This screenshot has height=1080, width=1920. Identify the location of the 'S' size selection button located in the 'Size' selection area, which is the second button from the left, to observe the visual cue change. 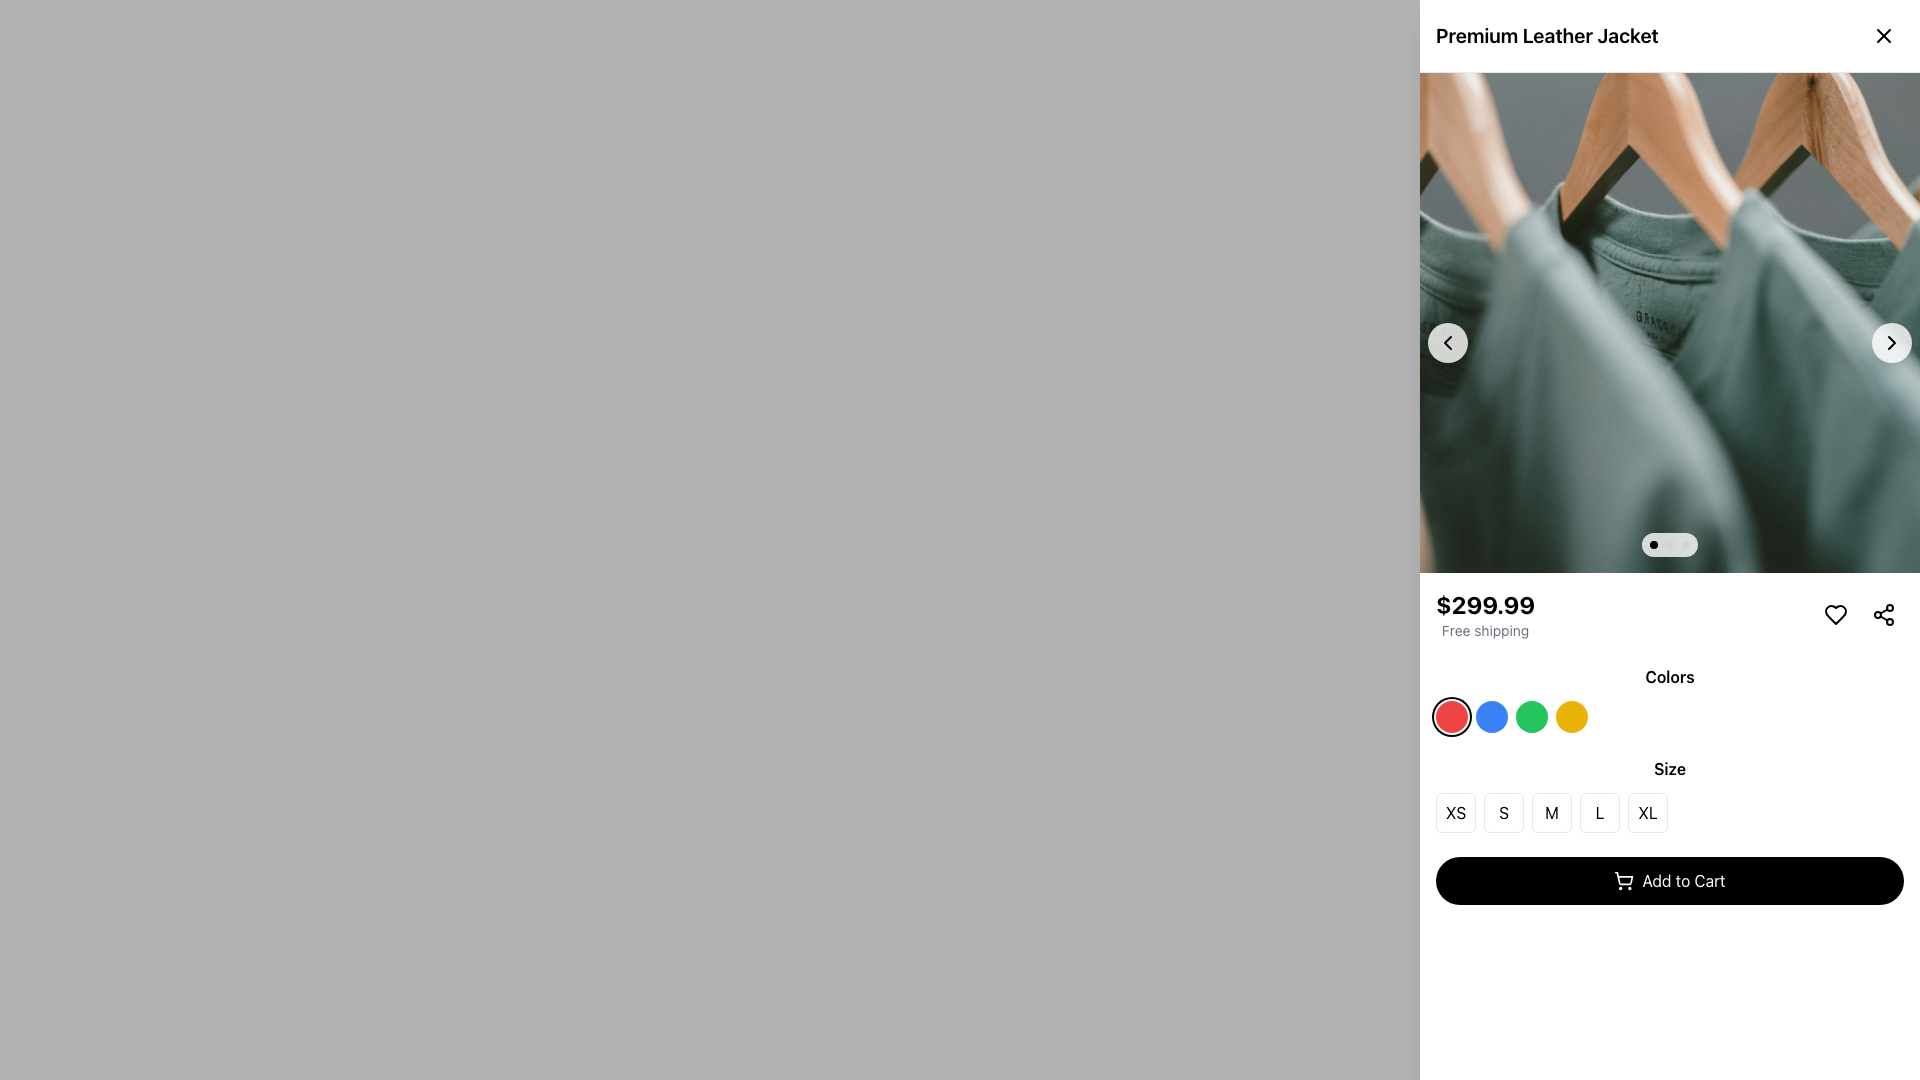
(1503, 813).